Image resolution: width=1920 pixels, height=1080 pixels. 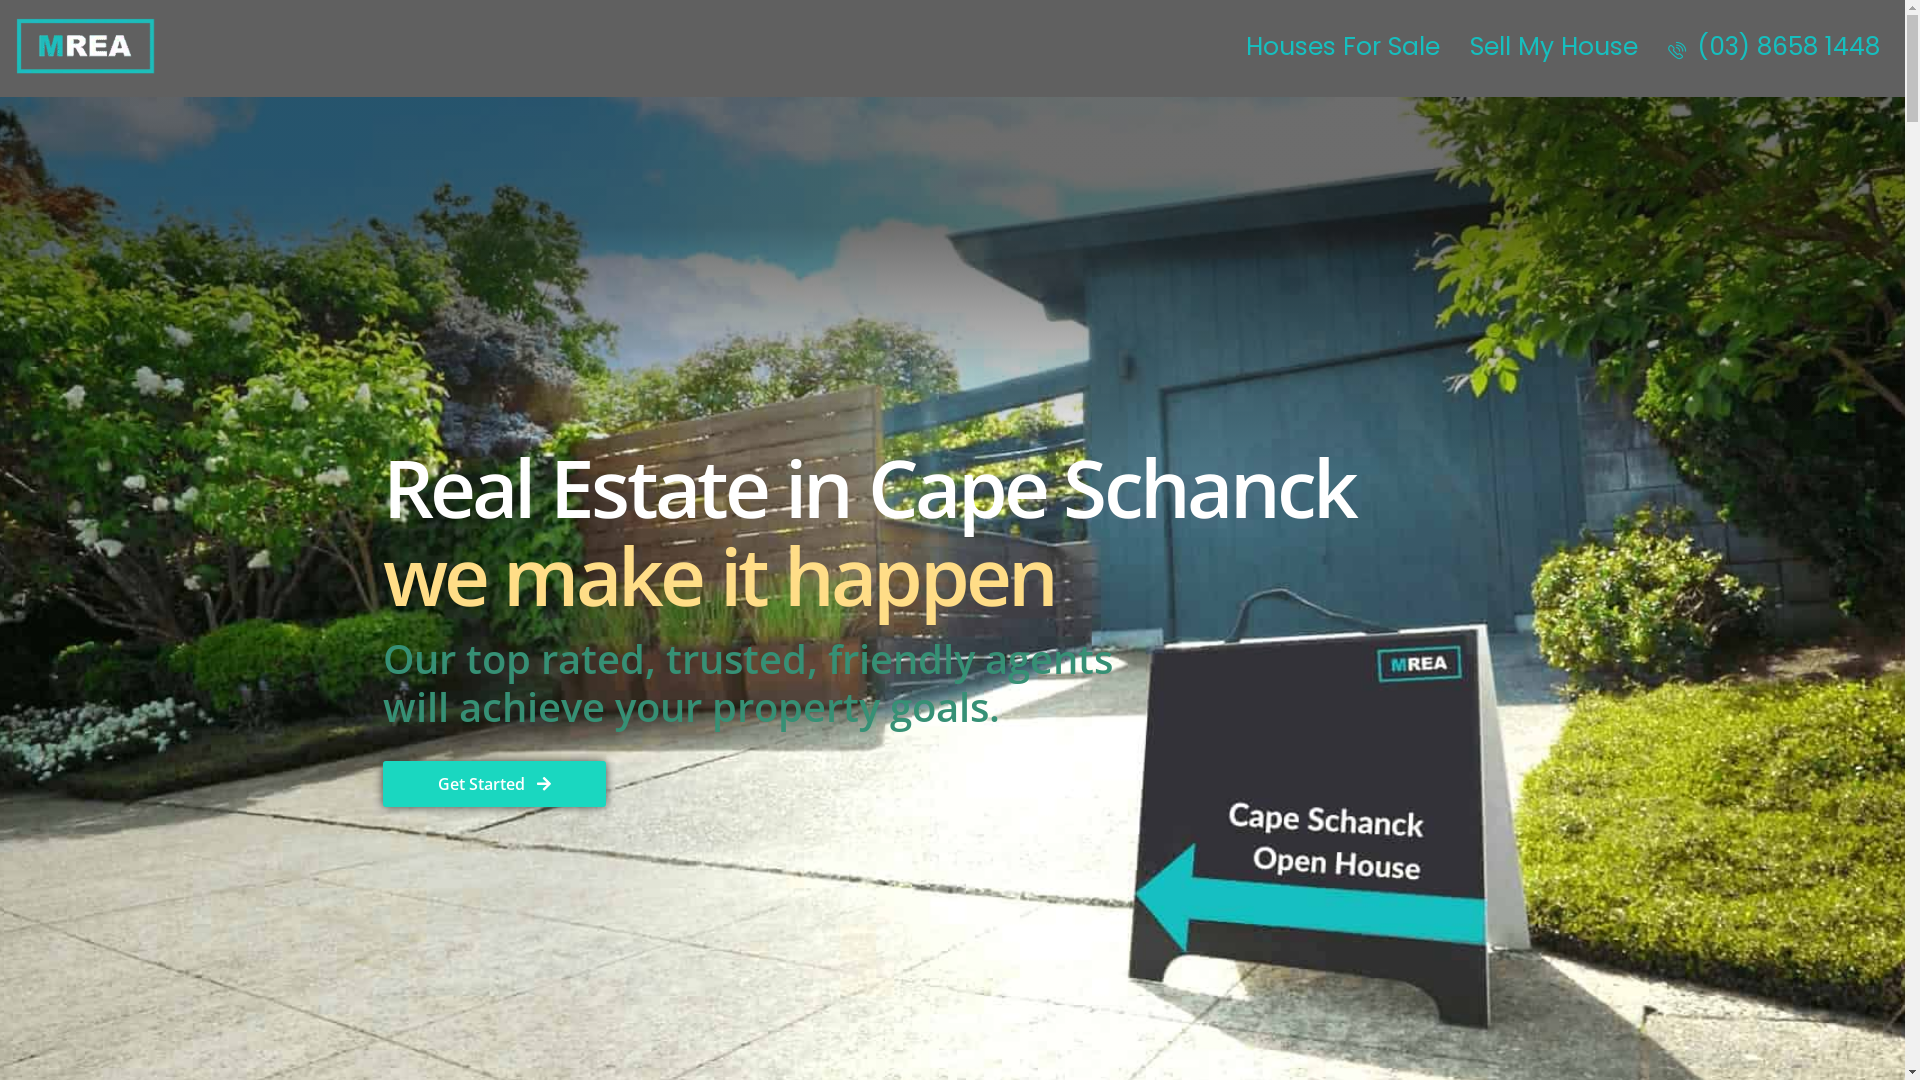 What do you see at coordinates (493, 782) in the screenshot?
I see `'Get Started'` at bounding box center [493, 782].